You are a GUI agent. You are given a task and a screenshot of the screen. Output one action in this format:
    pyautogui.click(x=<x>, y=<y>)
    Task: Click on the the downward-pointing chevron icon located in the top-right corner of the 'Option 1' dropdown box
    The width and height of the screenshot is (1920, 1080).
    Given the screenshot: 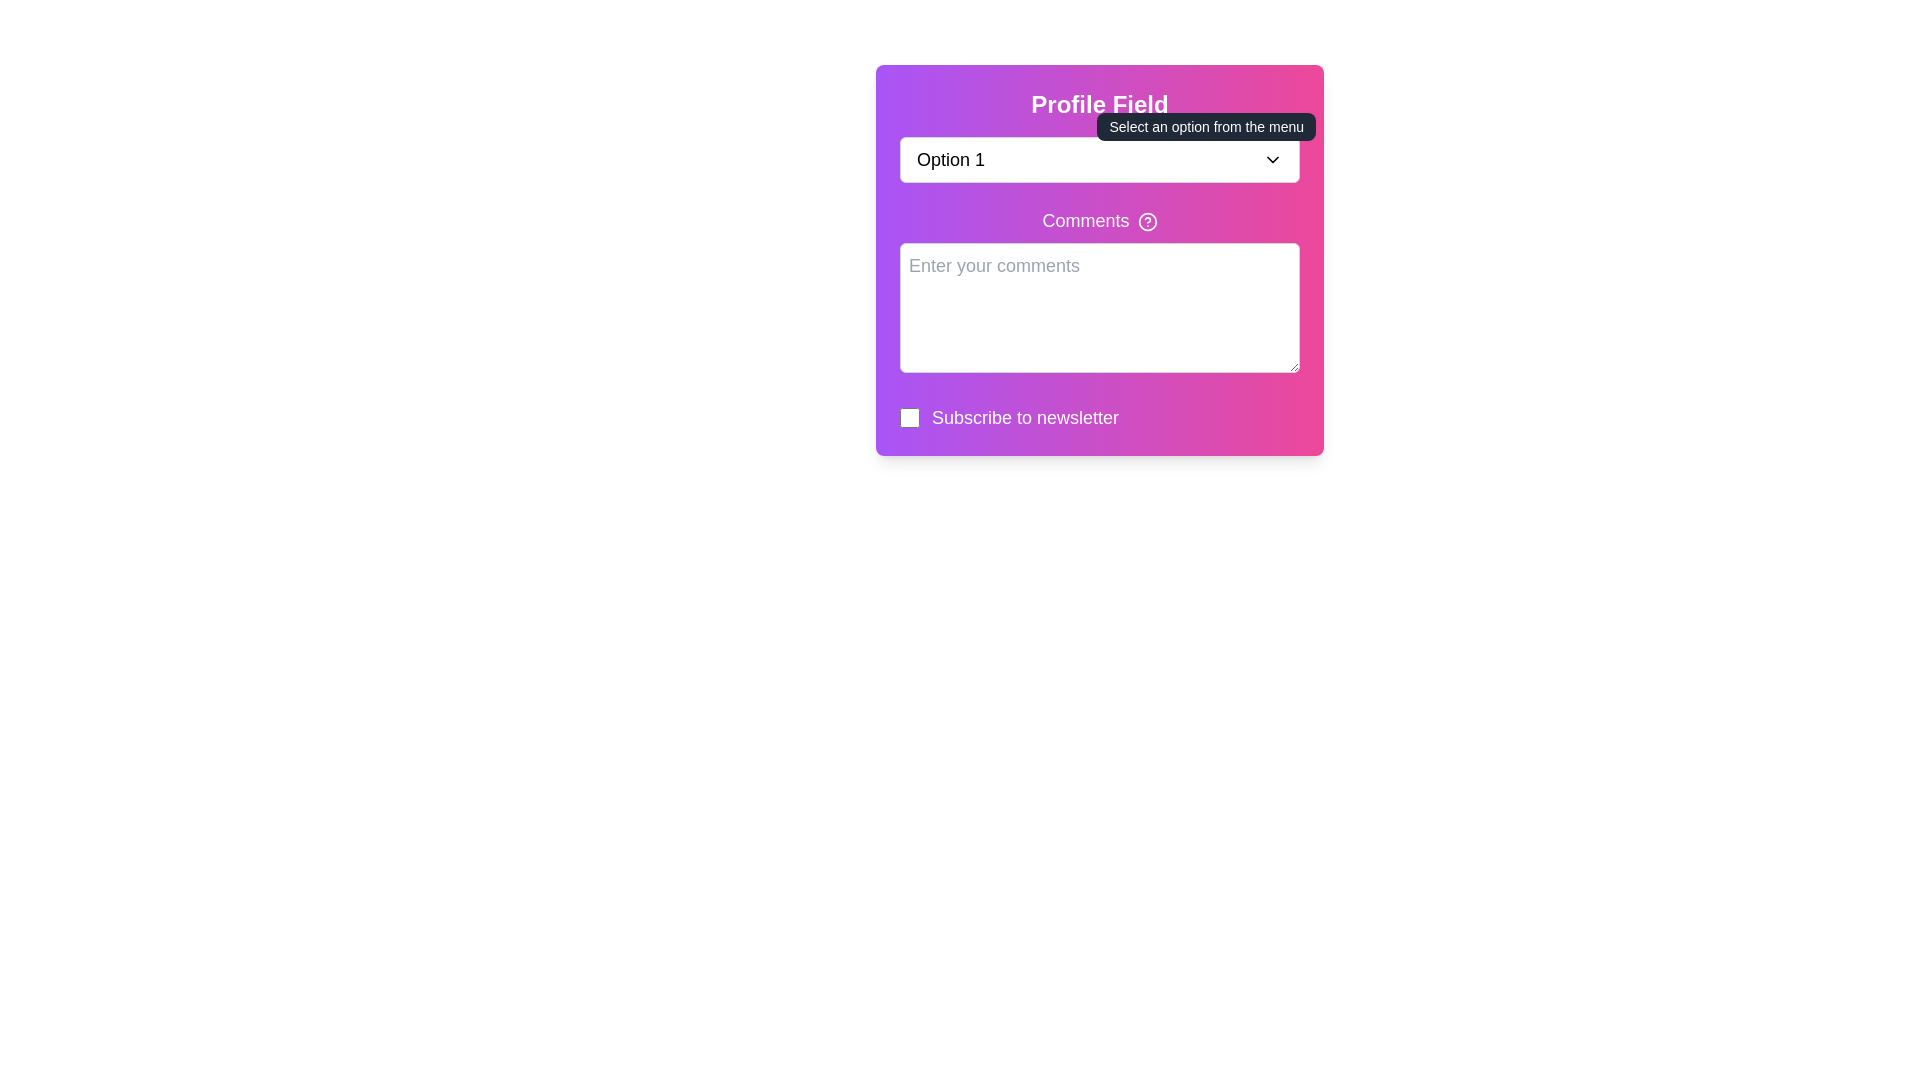 What is the action you would take?
    pyautogui.click(x=1271, y=158)
    